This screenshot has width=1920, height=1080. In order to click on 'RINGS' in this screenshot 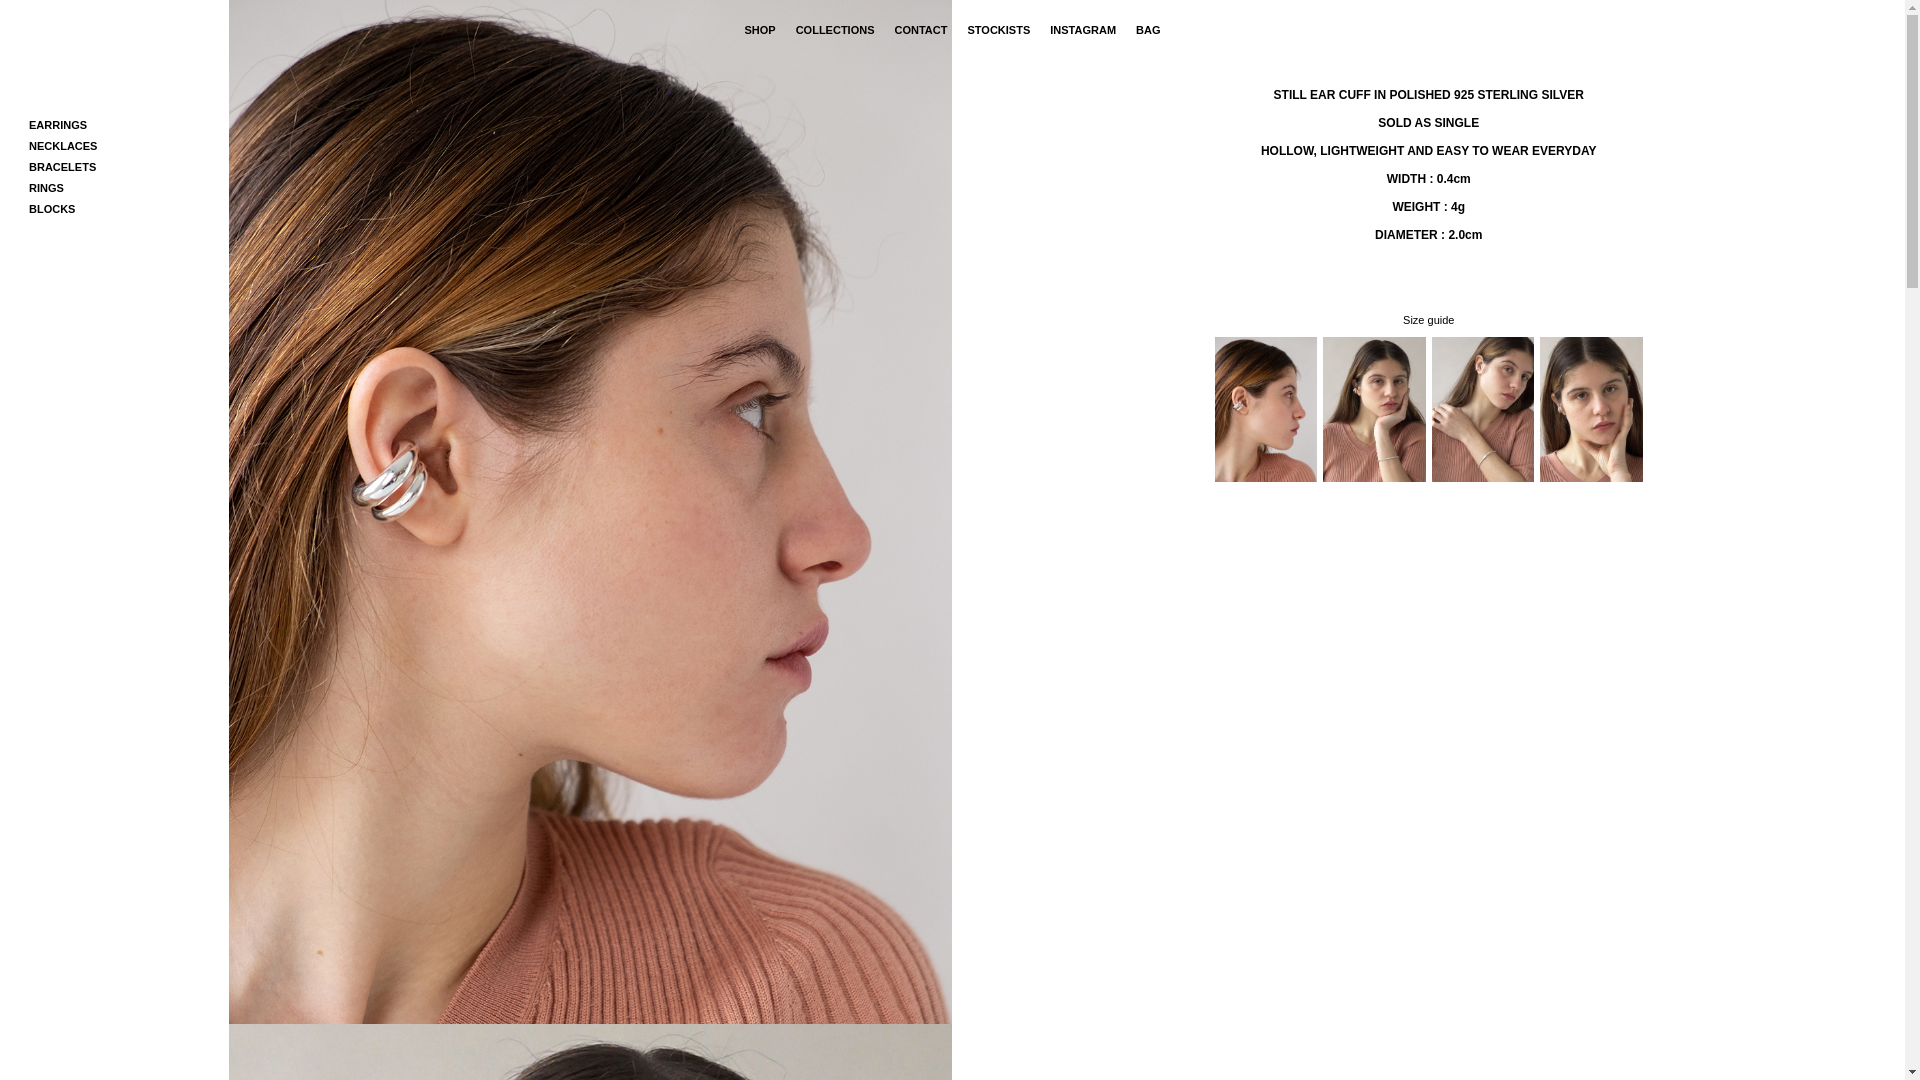, I will do `click(46, 188)`.